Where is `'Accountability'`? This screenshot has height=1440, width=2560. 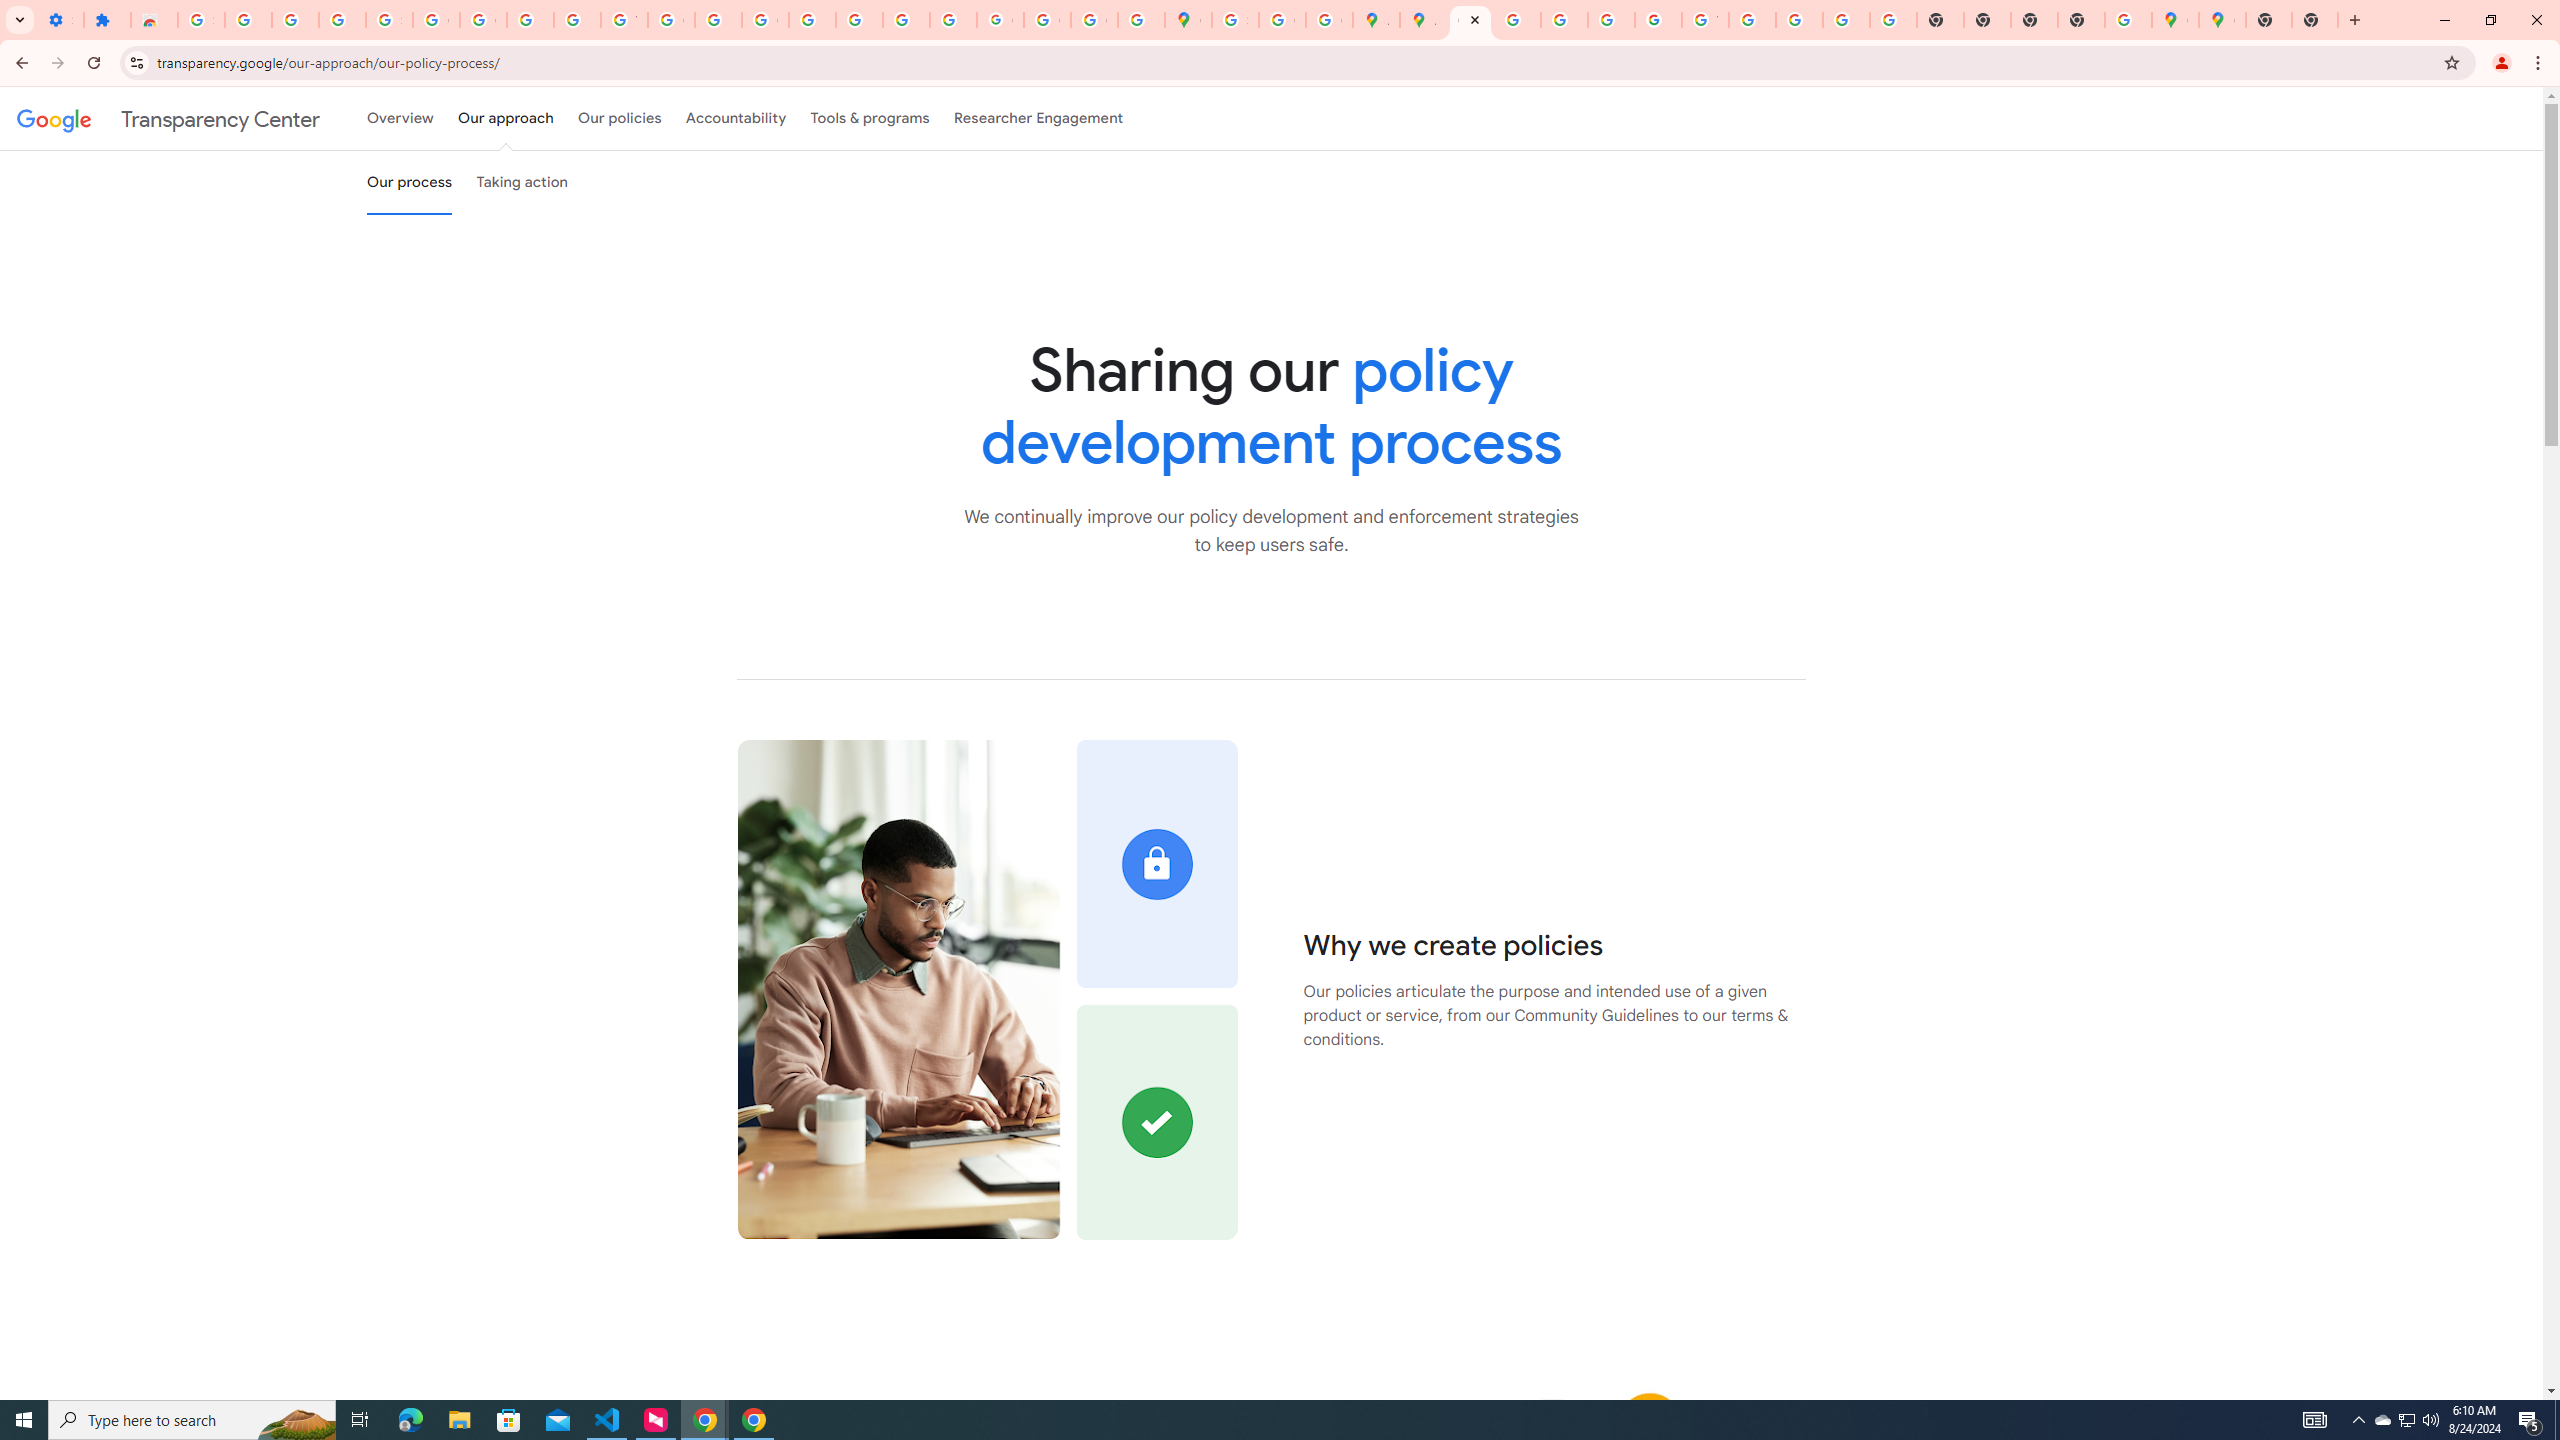
'Accountability' is located at coordinates (735, 118).